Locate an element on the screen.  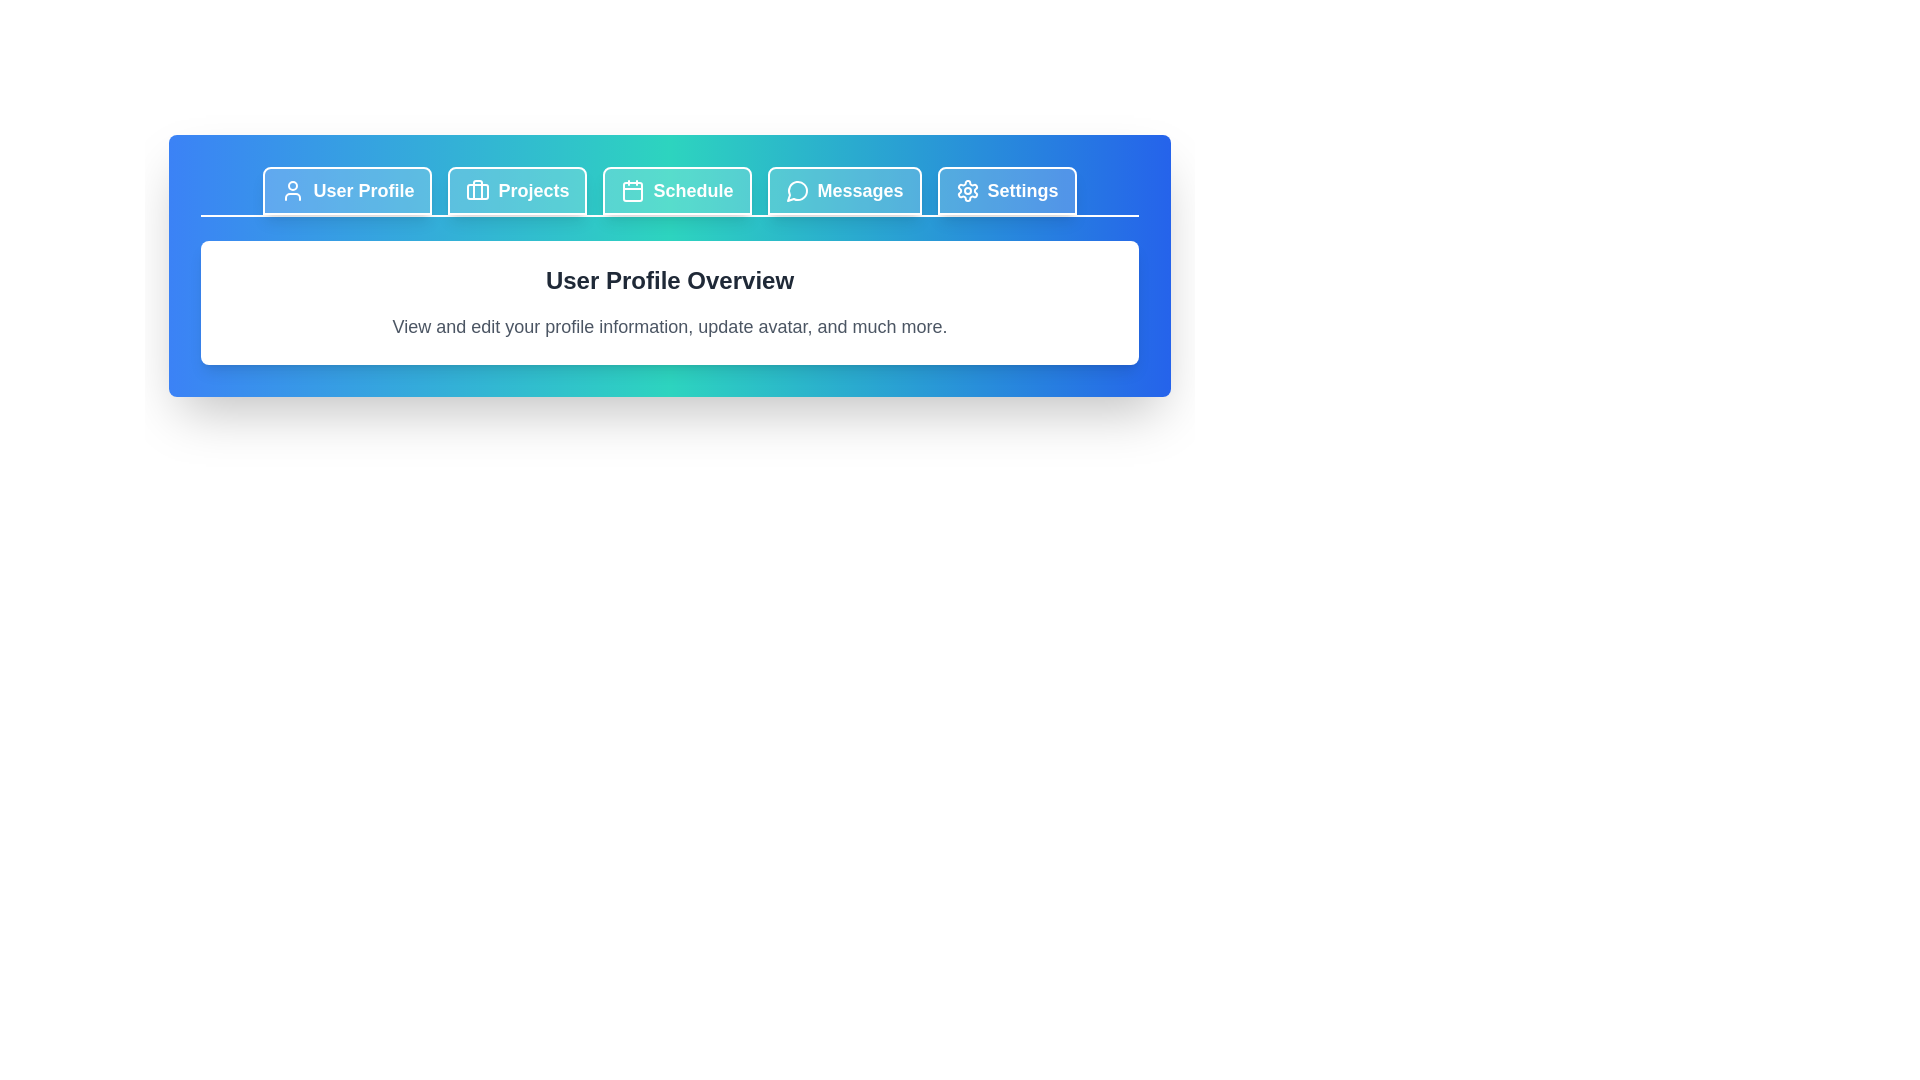
the small briefcase icon located next to the text labeled 'Projects' in the navigation bar is located at coordinates (477, 191).